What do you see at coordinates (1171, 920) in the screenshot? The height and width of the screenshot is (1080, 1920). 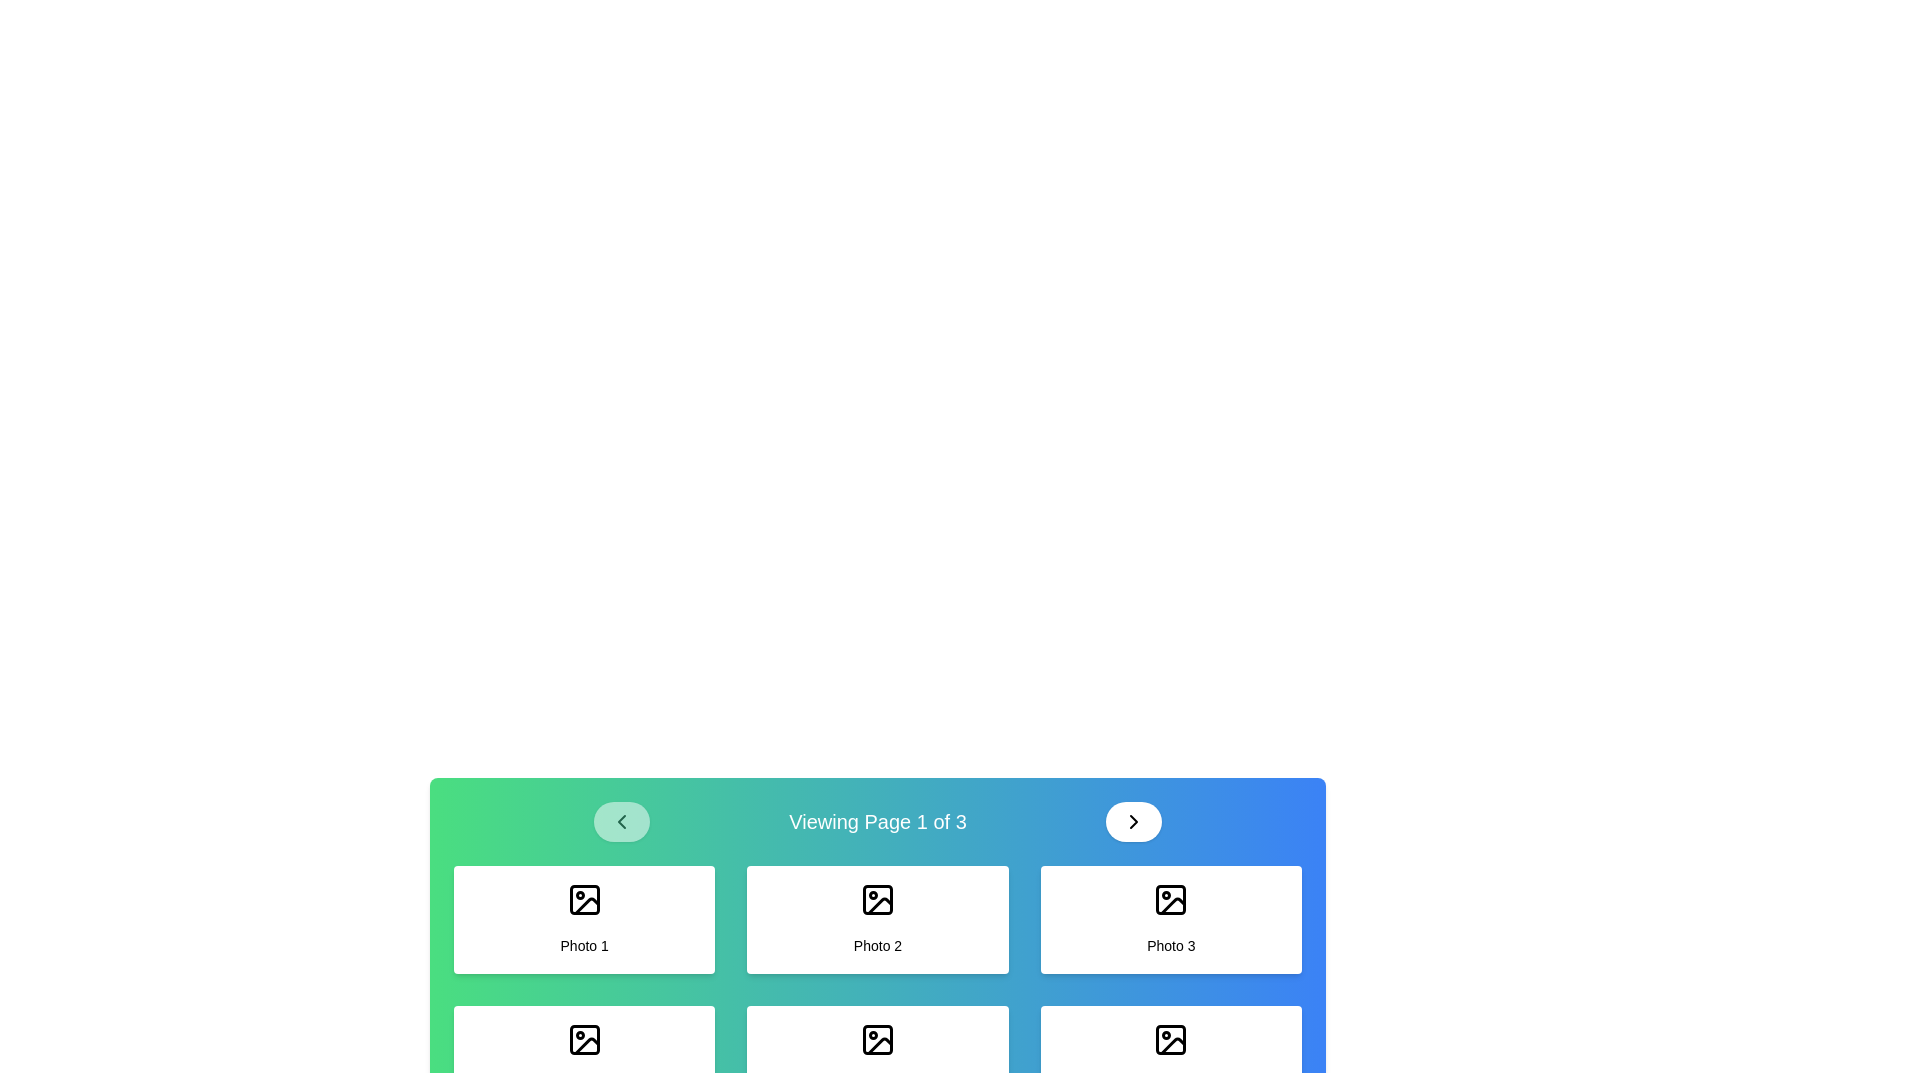 I see `the Image Placeholder Card, which is a rectangular card with a white background, shadow effect, and rounded corners, displaying the text 'Photo 3' centered below an icon, positioned as the third item in the grid layout of image cards` at bounding box center [1171, 920].